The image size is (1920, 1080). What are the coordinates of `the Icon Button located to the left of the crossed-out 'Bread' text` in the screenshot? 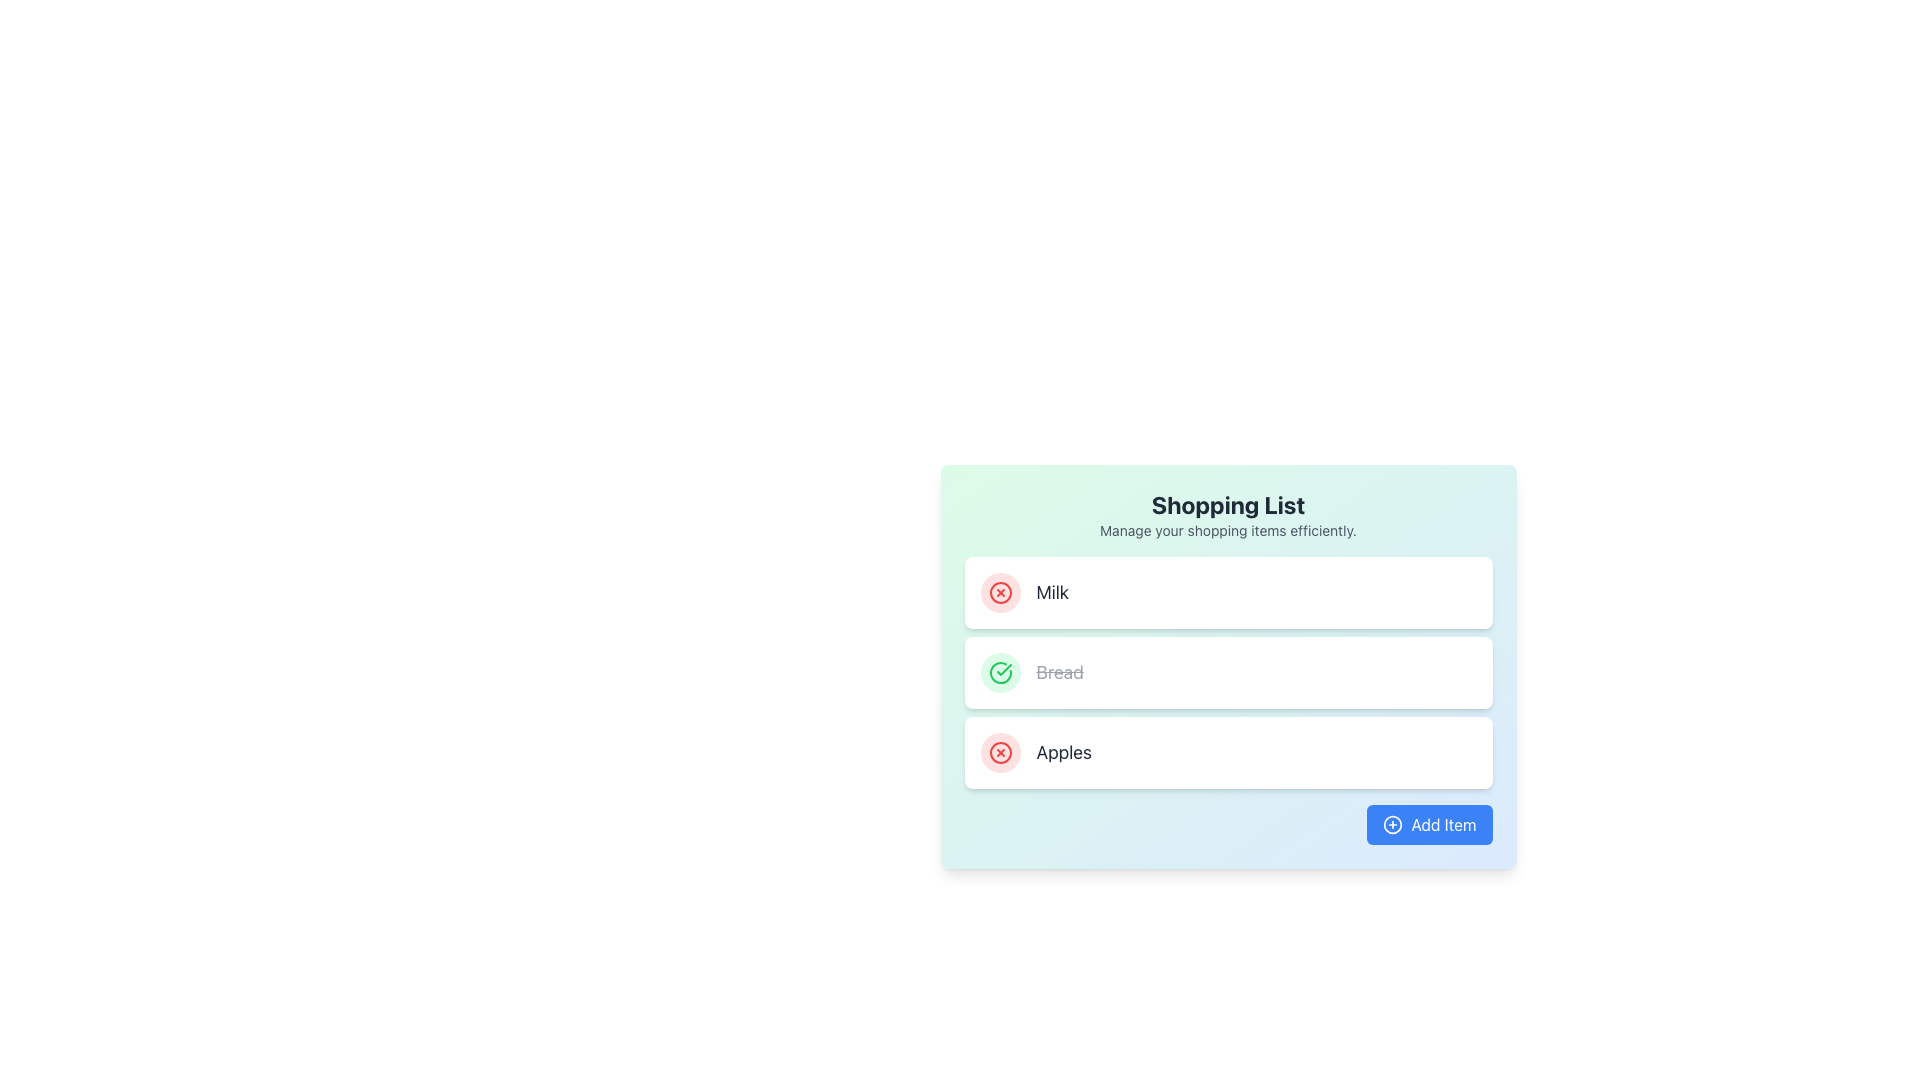 It's located at (1000, 672).